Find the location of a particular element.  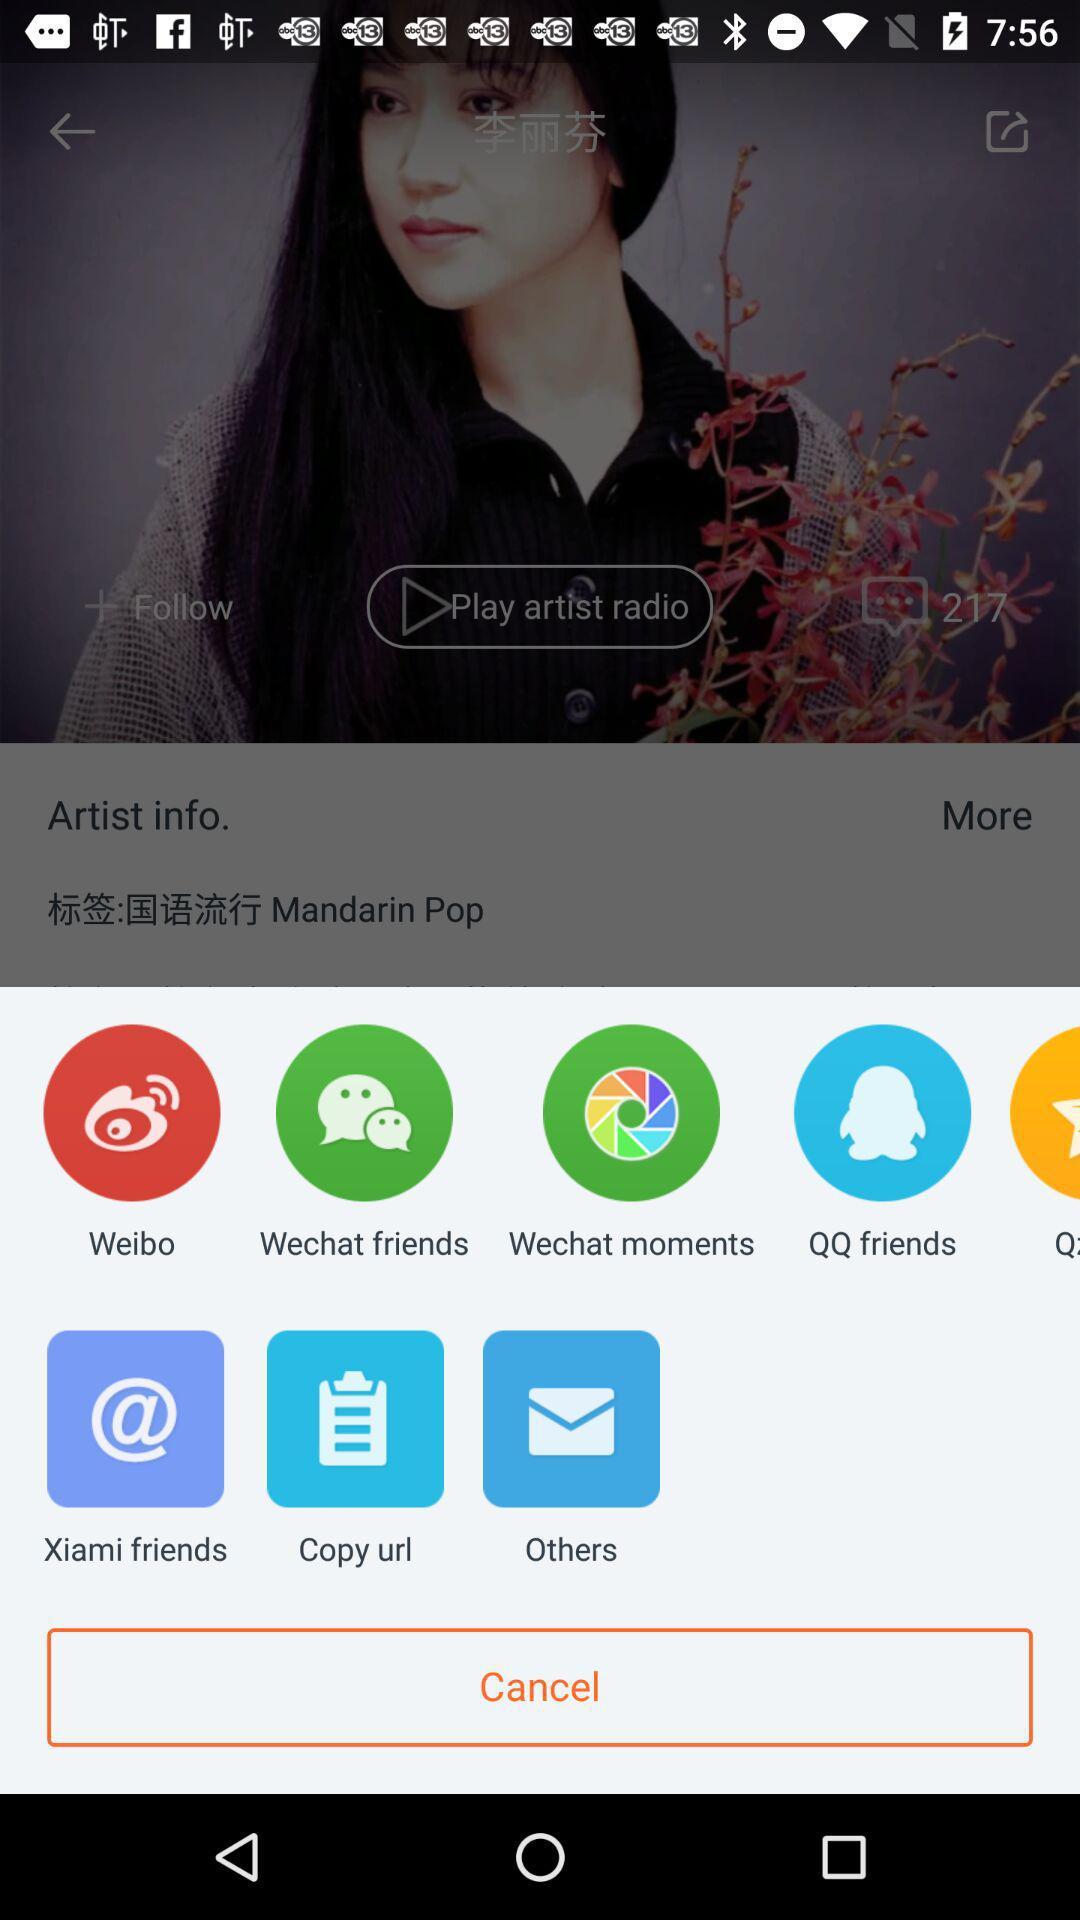

the item next to the qq friends app is located at coordinates (631, 1144).